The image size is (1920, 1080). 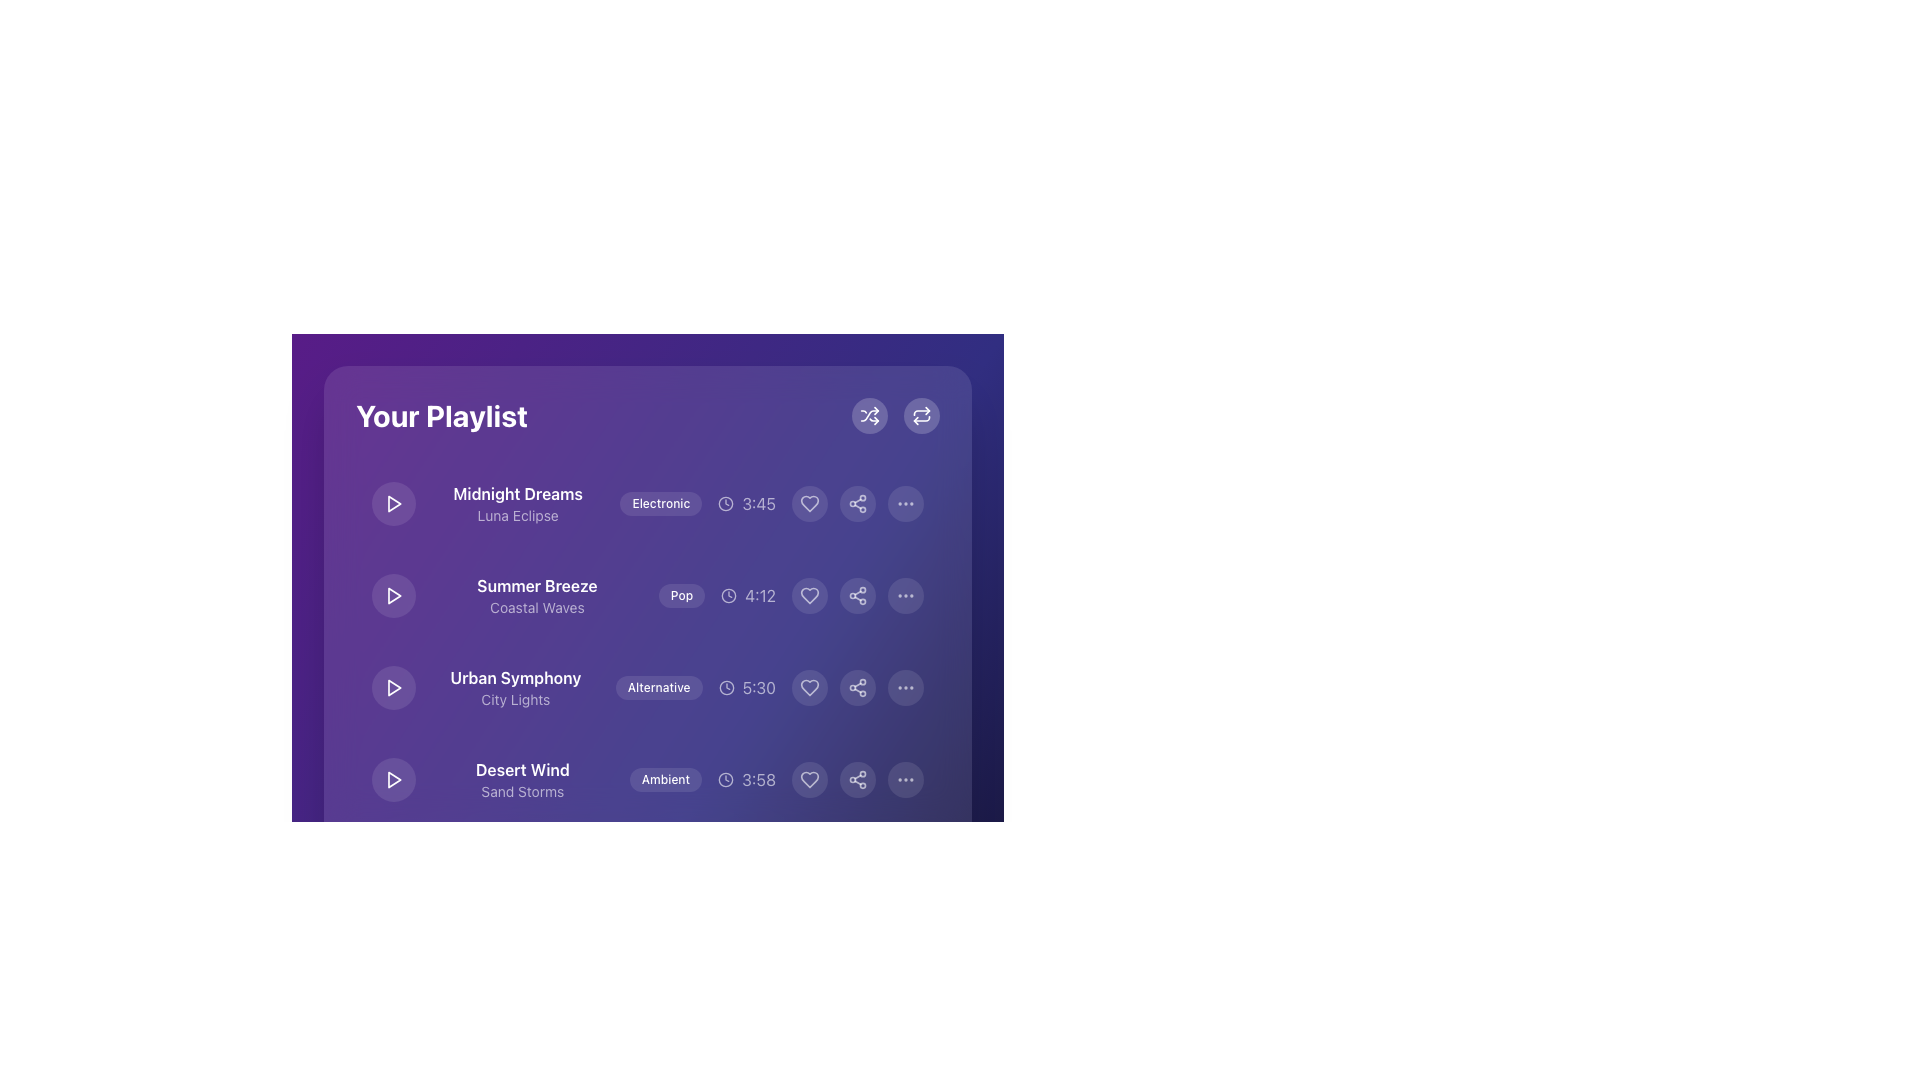 I want to click on the second genre tag badge indicating the music item next to 'Summer Breeze', positioned slightly below 'Midnight Dreams', so click(x=648, y=566).